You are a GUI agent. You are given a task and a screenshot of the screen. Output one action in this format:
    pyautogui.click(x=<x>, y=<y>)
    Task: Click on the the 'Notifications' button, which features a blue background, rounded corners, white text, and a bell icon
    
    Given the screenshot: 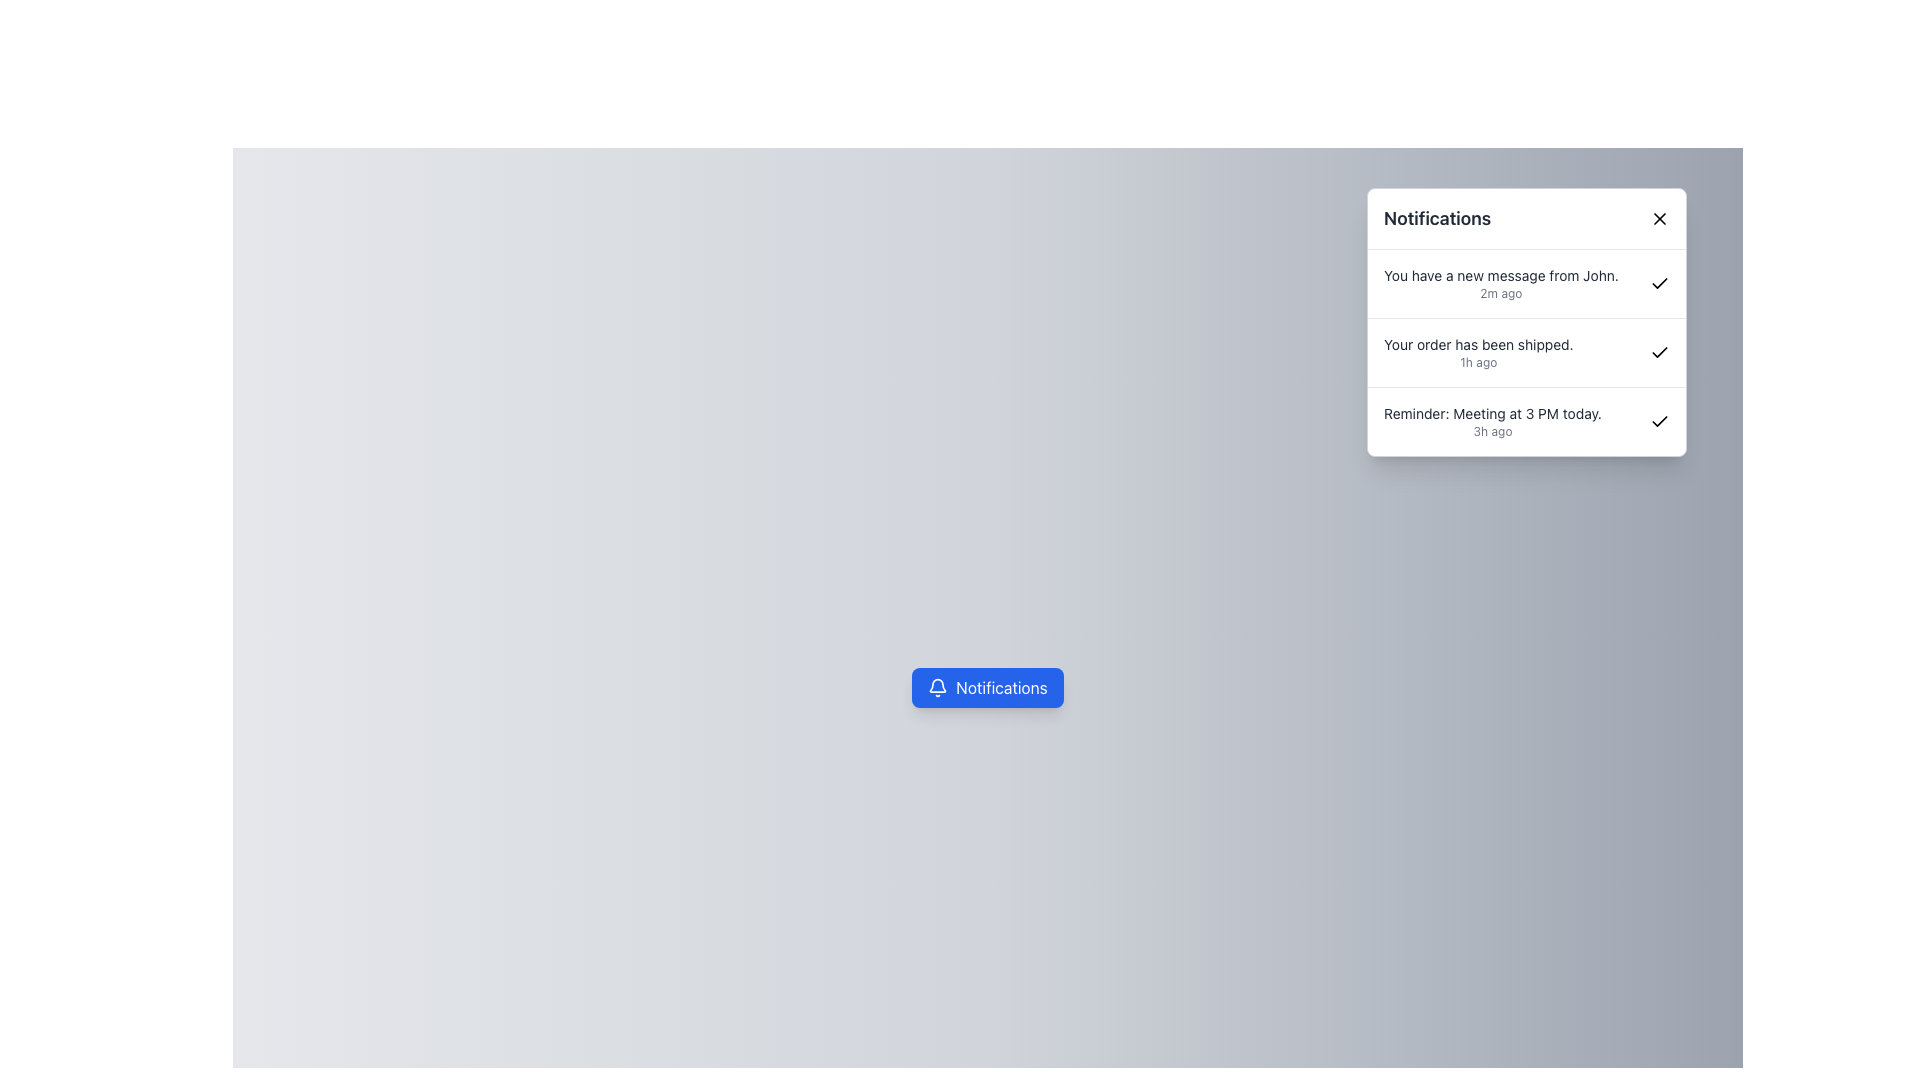 What is the action you would take?
    pyautogui.click(x=988, y=686)
    